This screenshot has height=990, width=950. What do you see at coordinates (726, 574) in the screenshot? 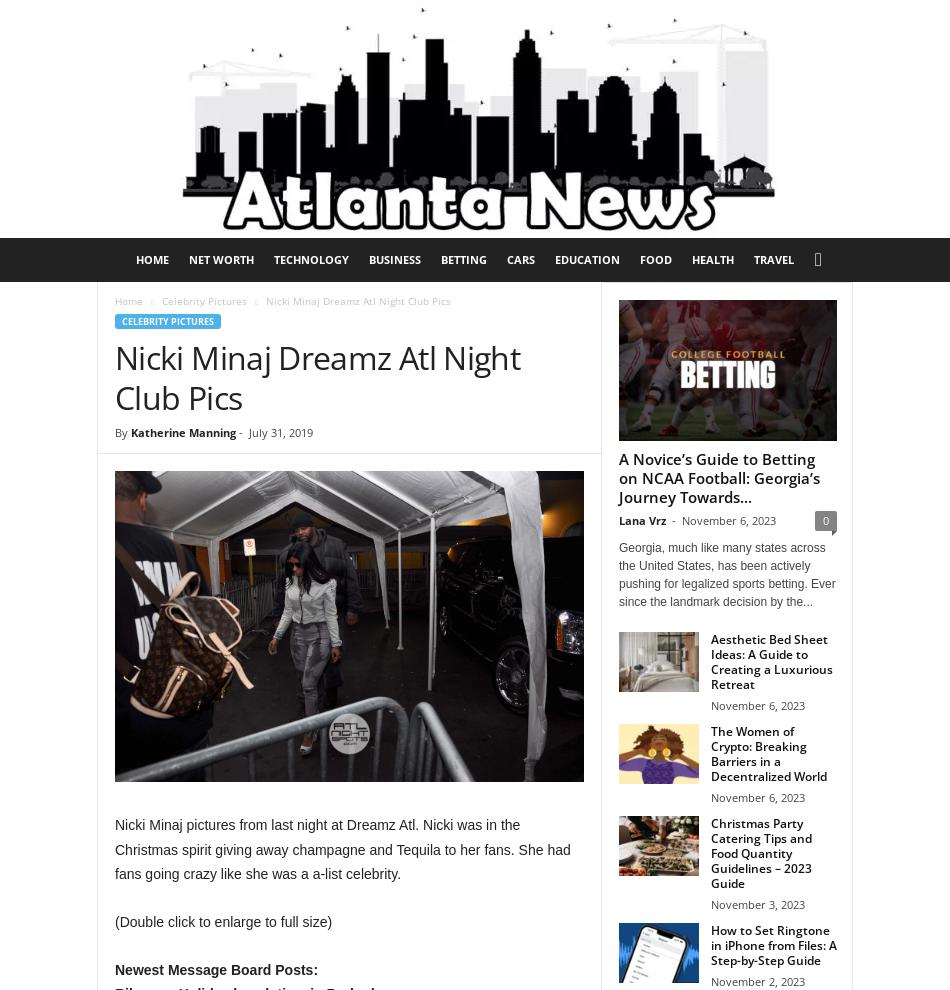
I see `'Georgia, much like many states across the United States, has been actively pushing for legalized sports betting. Ever since the landmark decision by the...'` at bounding box center [726, 574].